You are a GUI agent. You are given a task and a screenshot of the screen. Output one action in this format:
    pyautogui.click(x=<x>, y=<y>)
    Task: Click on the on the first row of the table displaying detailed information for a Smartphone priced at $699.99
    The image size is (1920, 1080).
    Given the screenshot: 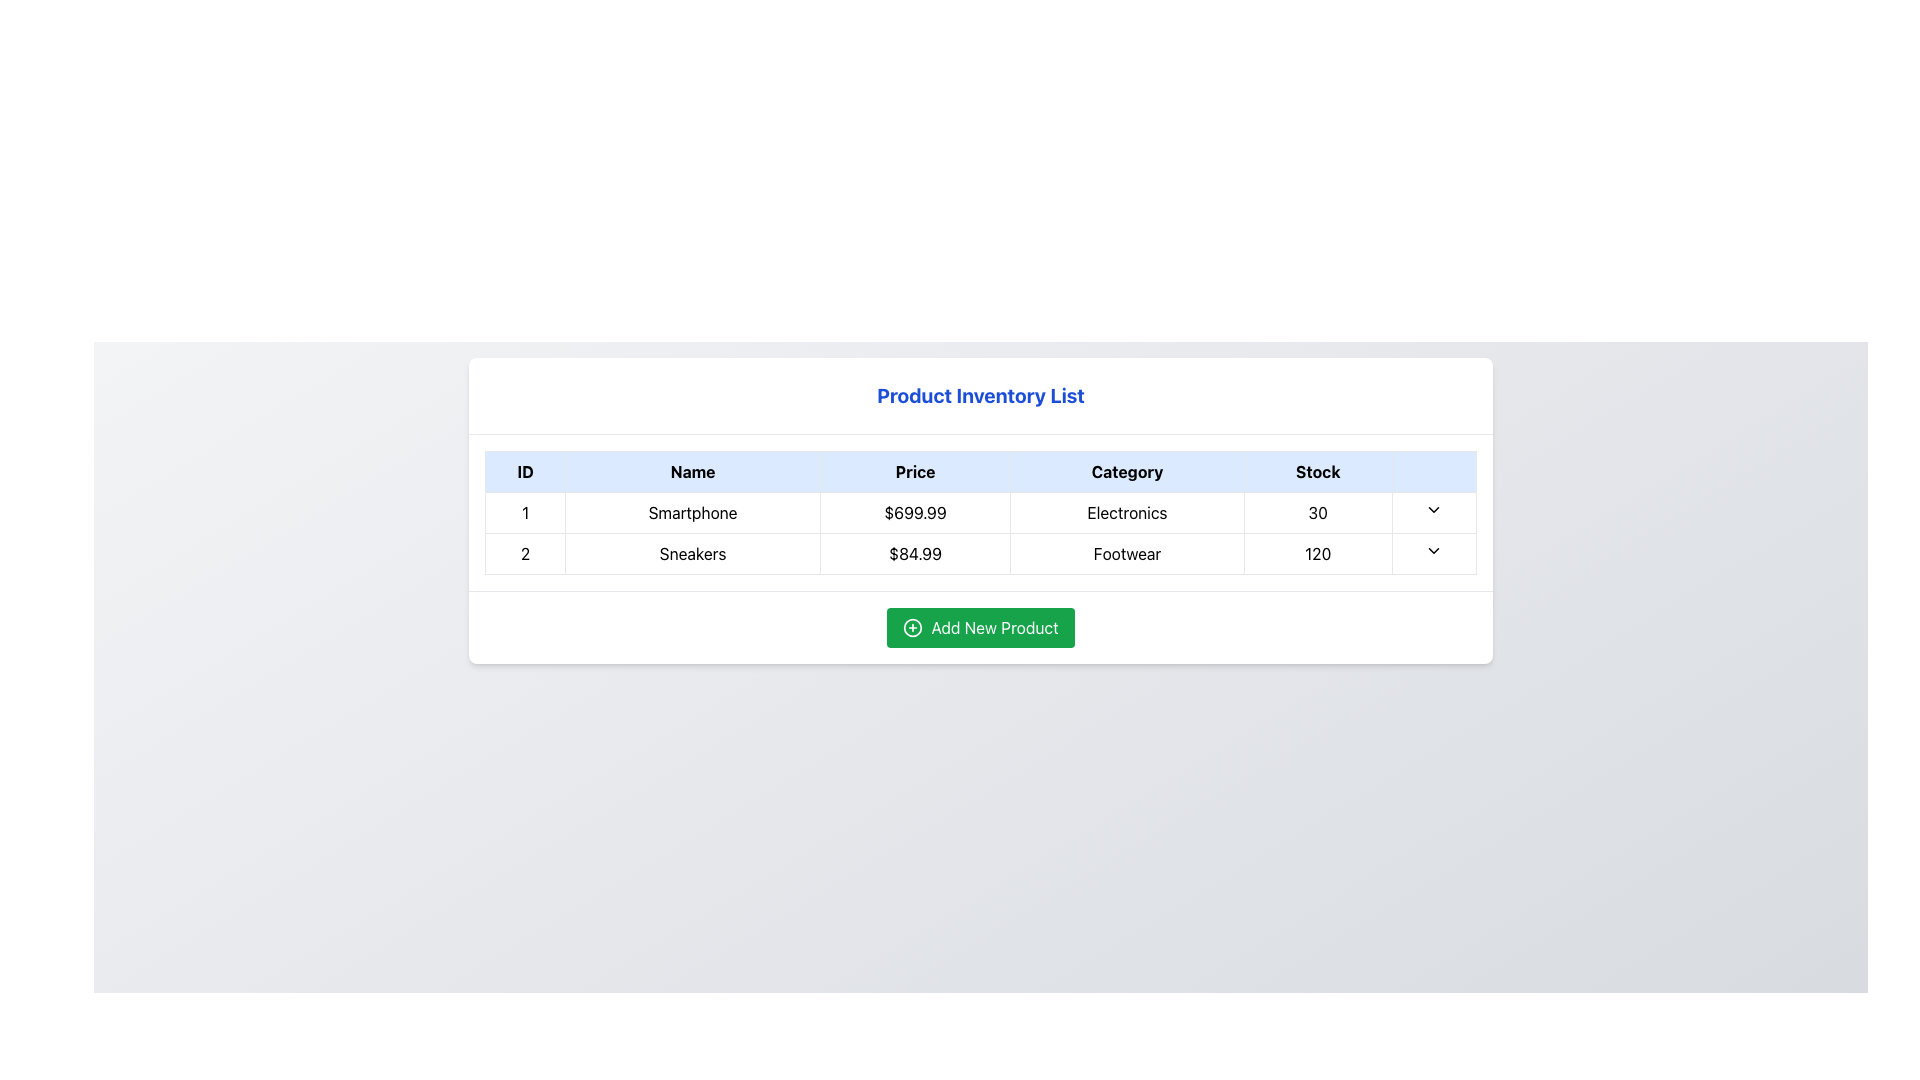 What is the action you would take?
    pyautogui.click(x=980, y=531)
    